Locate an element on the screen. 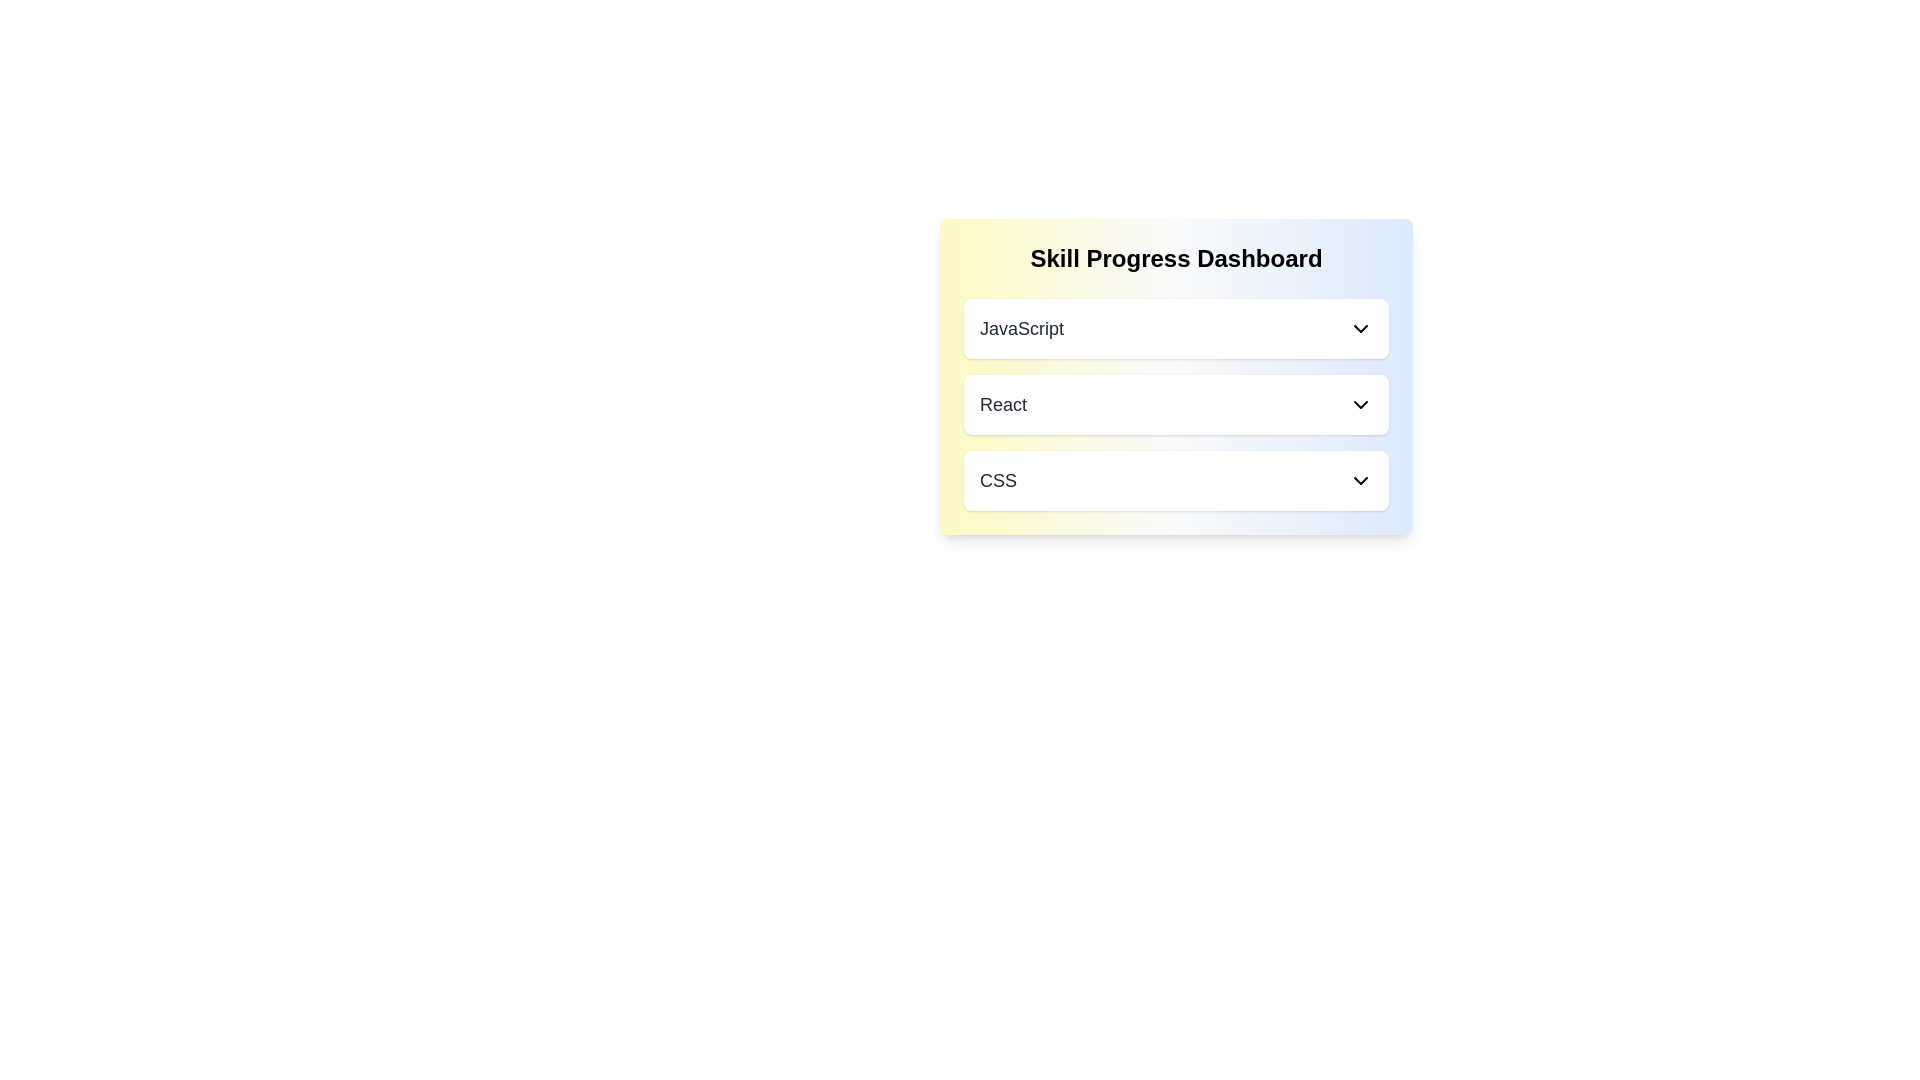 The height and width of the screenshot is (1080, 1920). the 'React' text label, which serves as a title within the dropdown component, located in the middle section of the list-like structure is located at coordinates (1003, 405).